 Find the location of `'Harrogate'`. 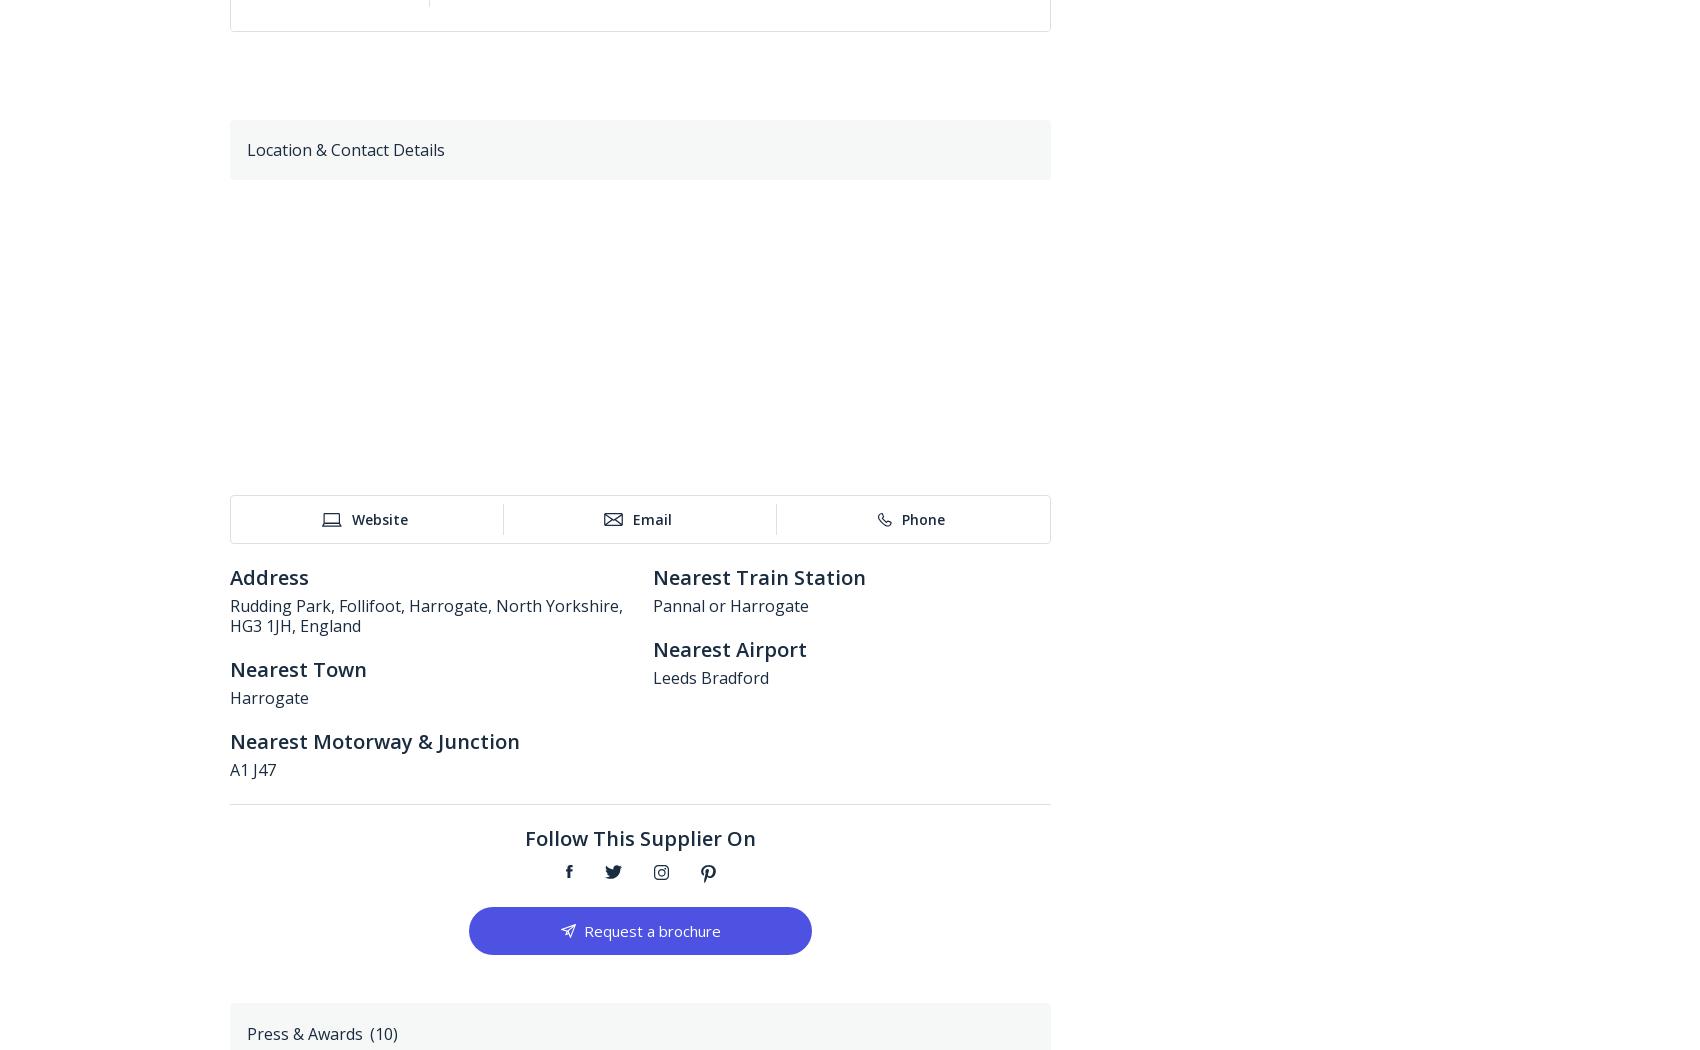

'Harrogate' is located at coordinates (269, 698).